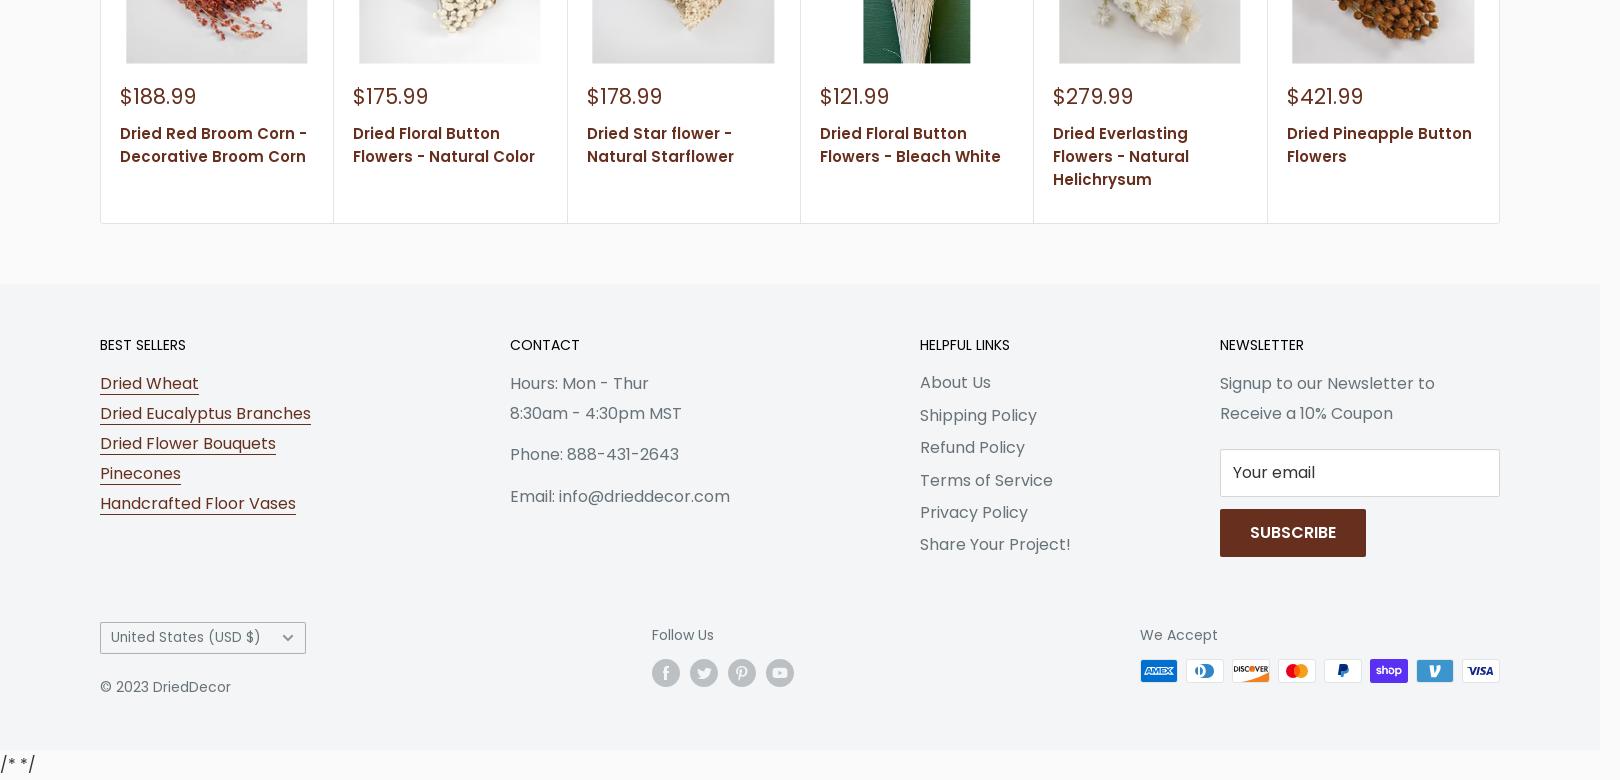 This screenshot has height=780, width=1620. I want to click on 'Newsletter', so click(1261, 342).